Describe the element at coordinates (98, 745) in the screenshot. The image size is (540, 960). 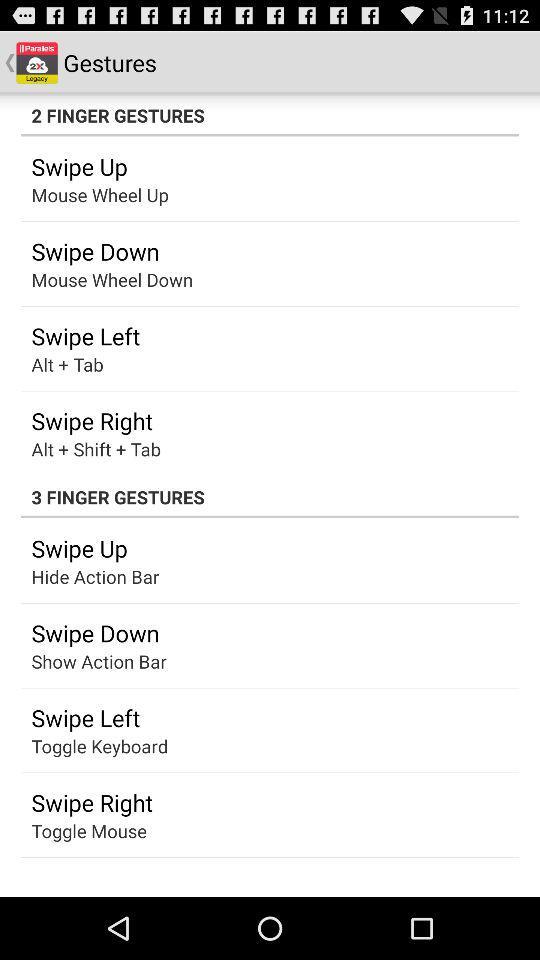
I see `icon below the swipe left` at that location.